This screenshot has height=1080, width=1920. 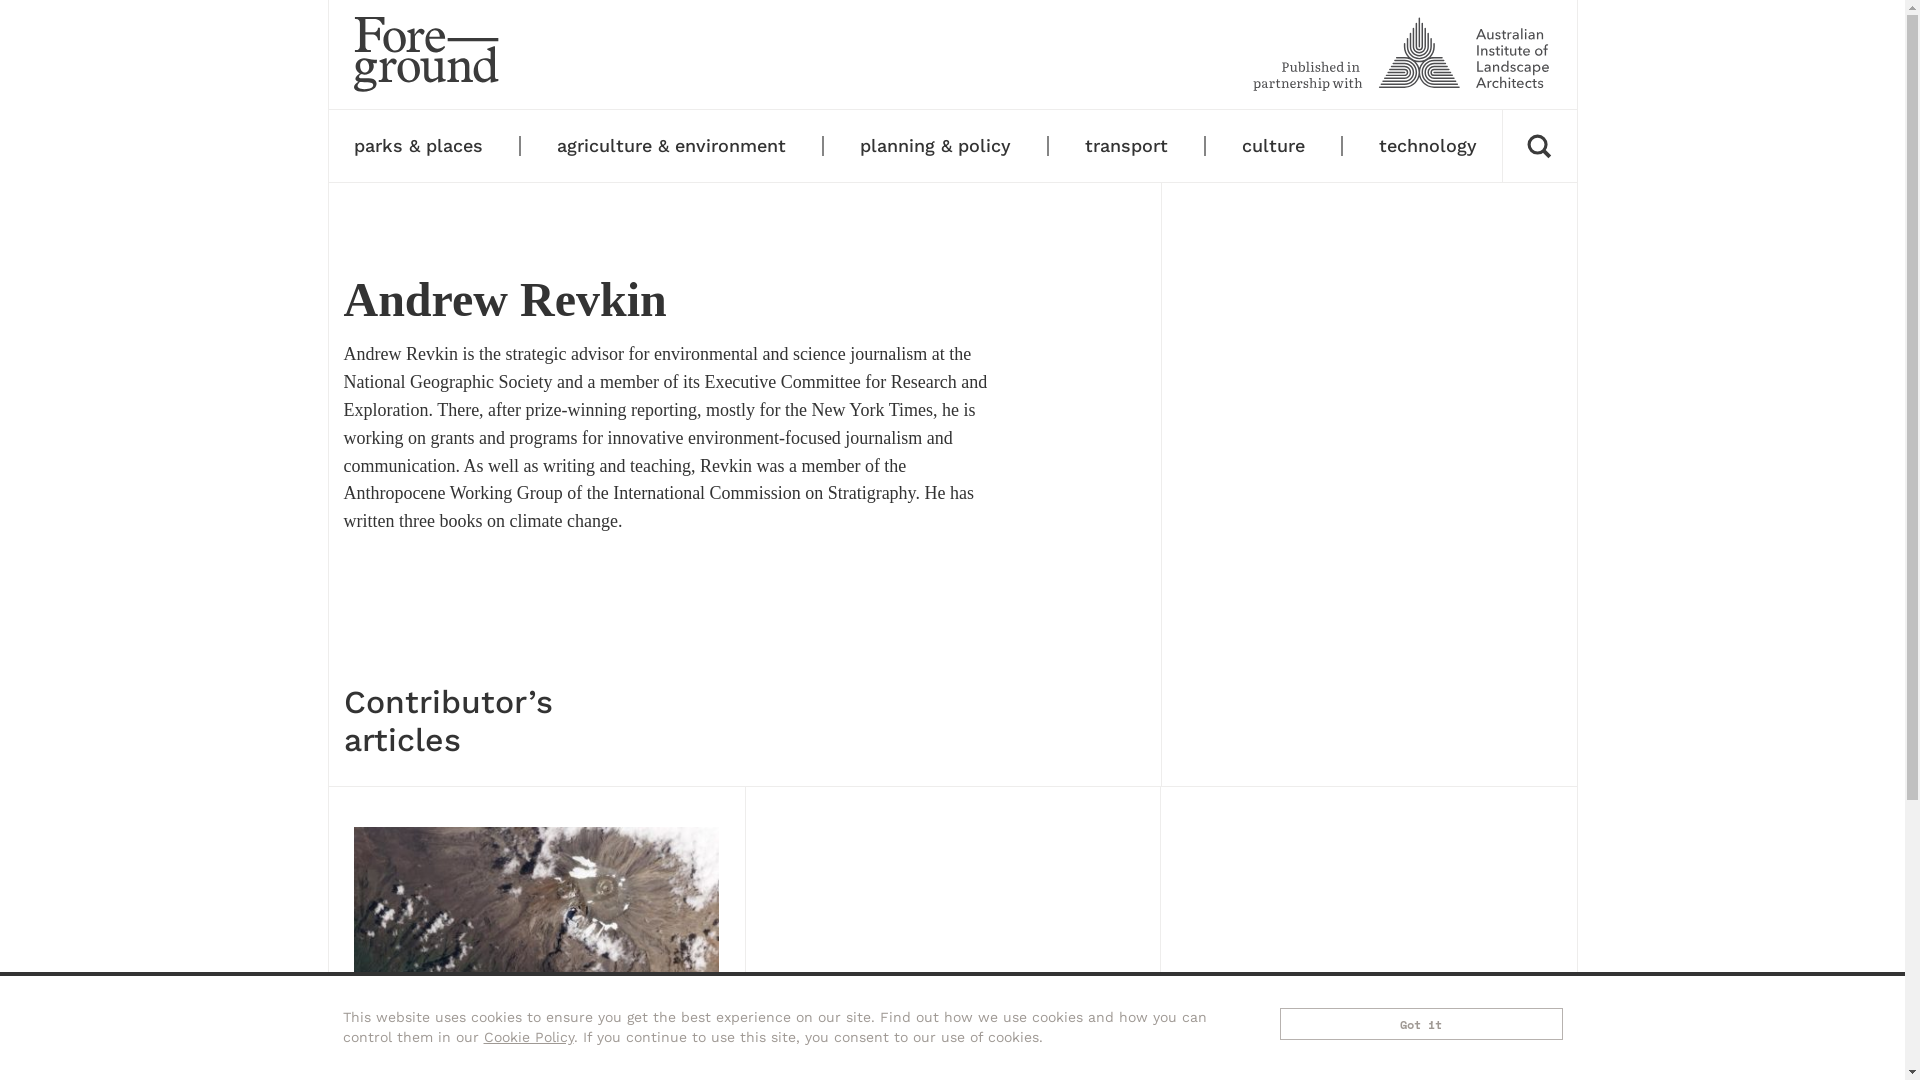 I want to click on 'agriculture & environment', so click(x=670, y=145).